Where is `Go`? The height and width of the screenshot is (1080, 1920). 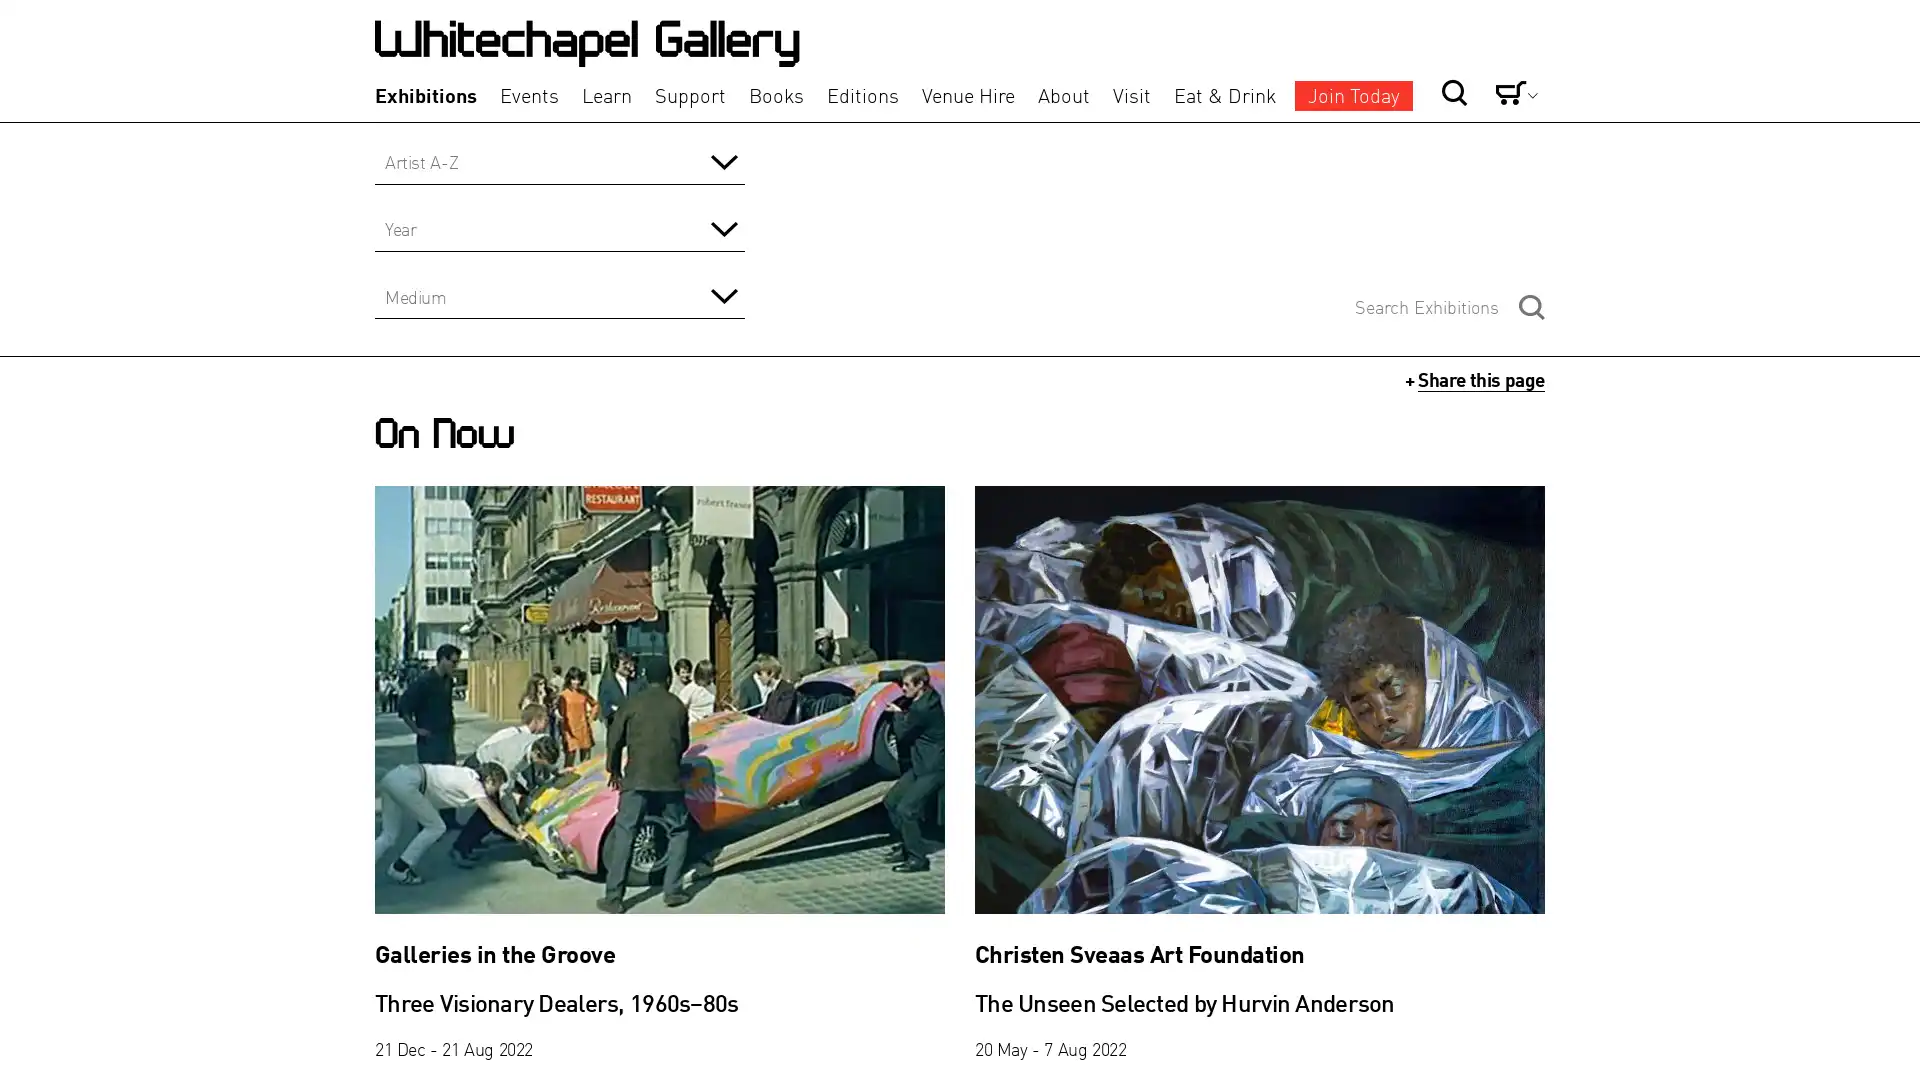
Go is located at coordinates (1386, 58).